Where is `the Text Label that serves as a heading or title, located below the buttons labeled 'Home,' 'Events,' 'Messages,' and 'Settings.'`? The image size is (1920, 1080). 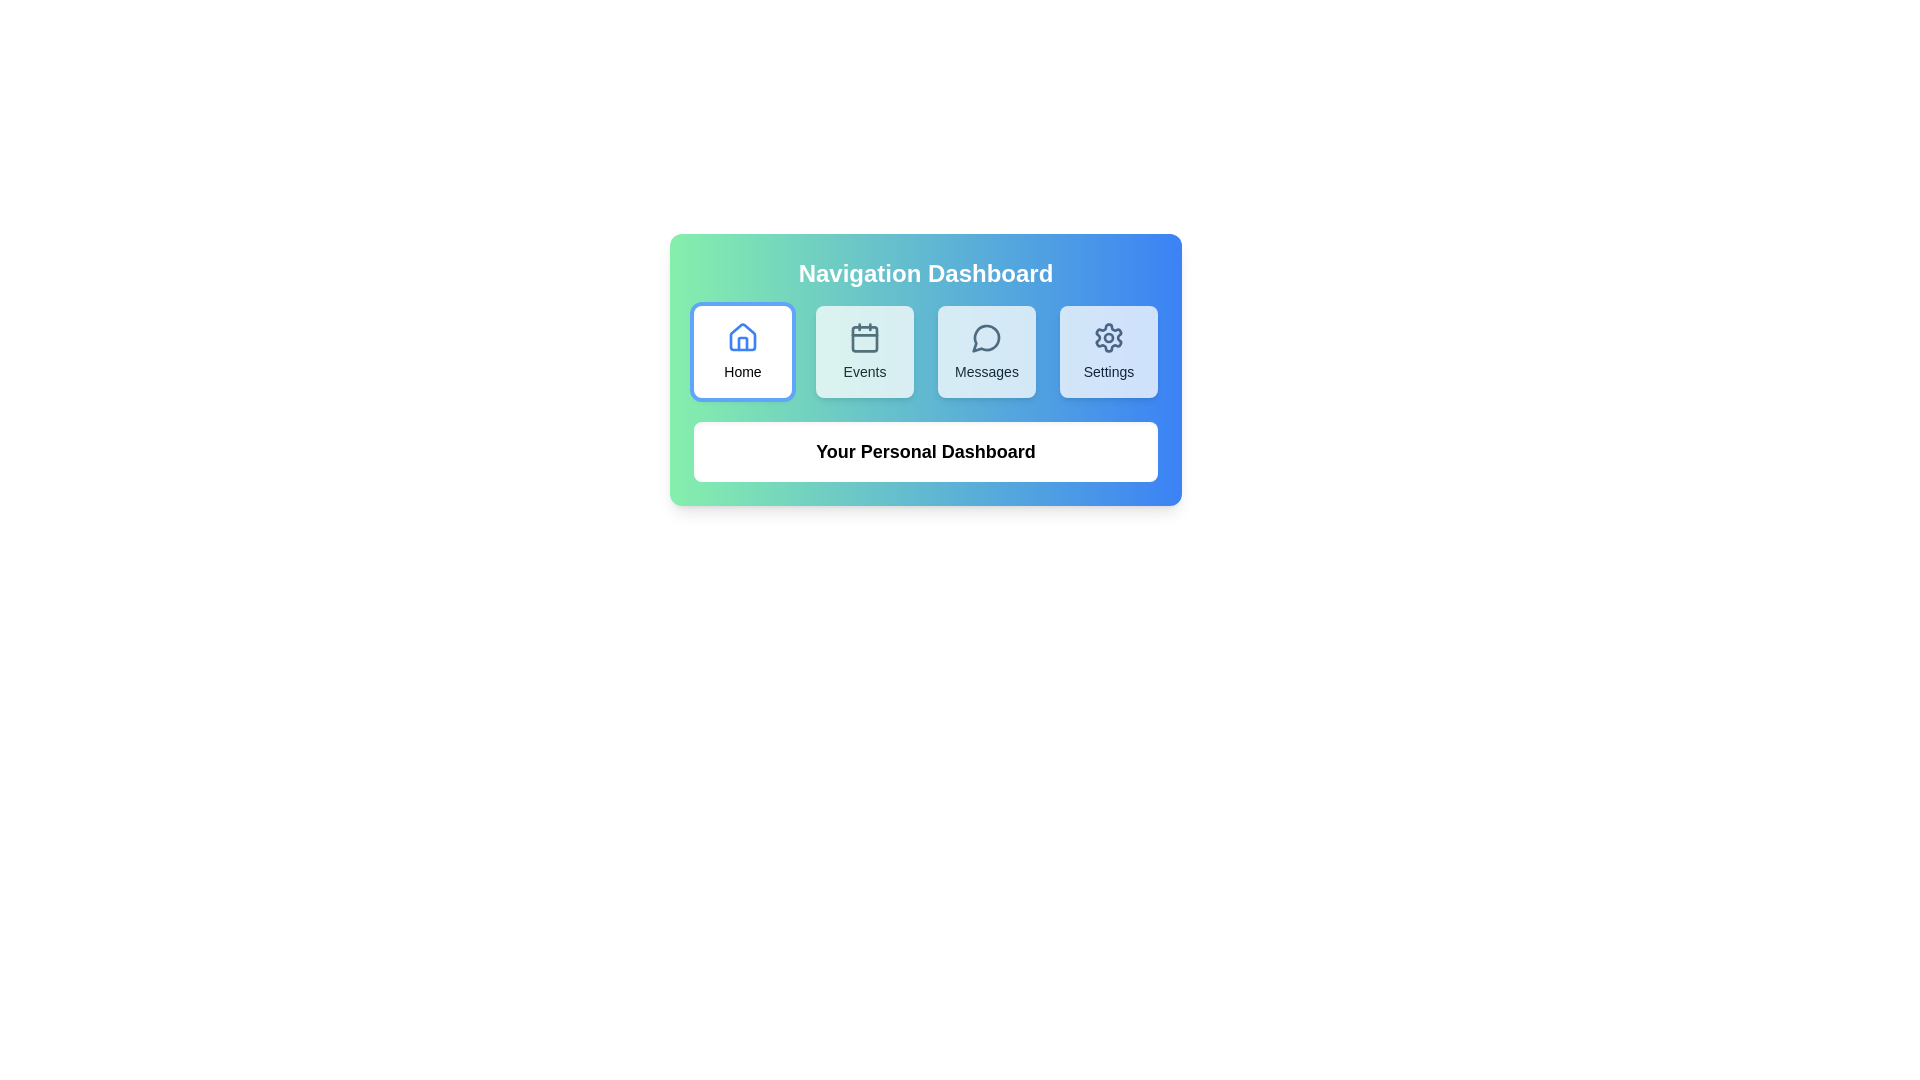
the Text Label that serves as a heading or title, located below the buttons labeled 'Home,' 'Events,' 'Messages,' and 'Settings.' is located at coordinates (925, 451).